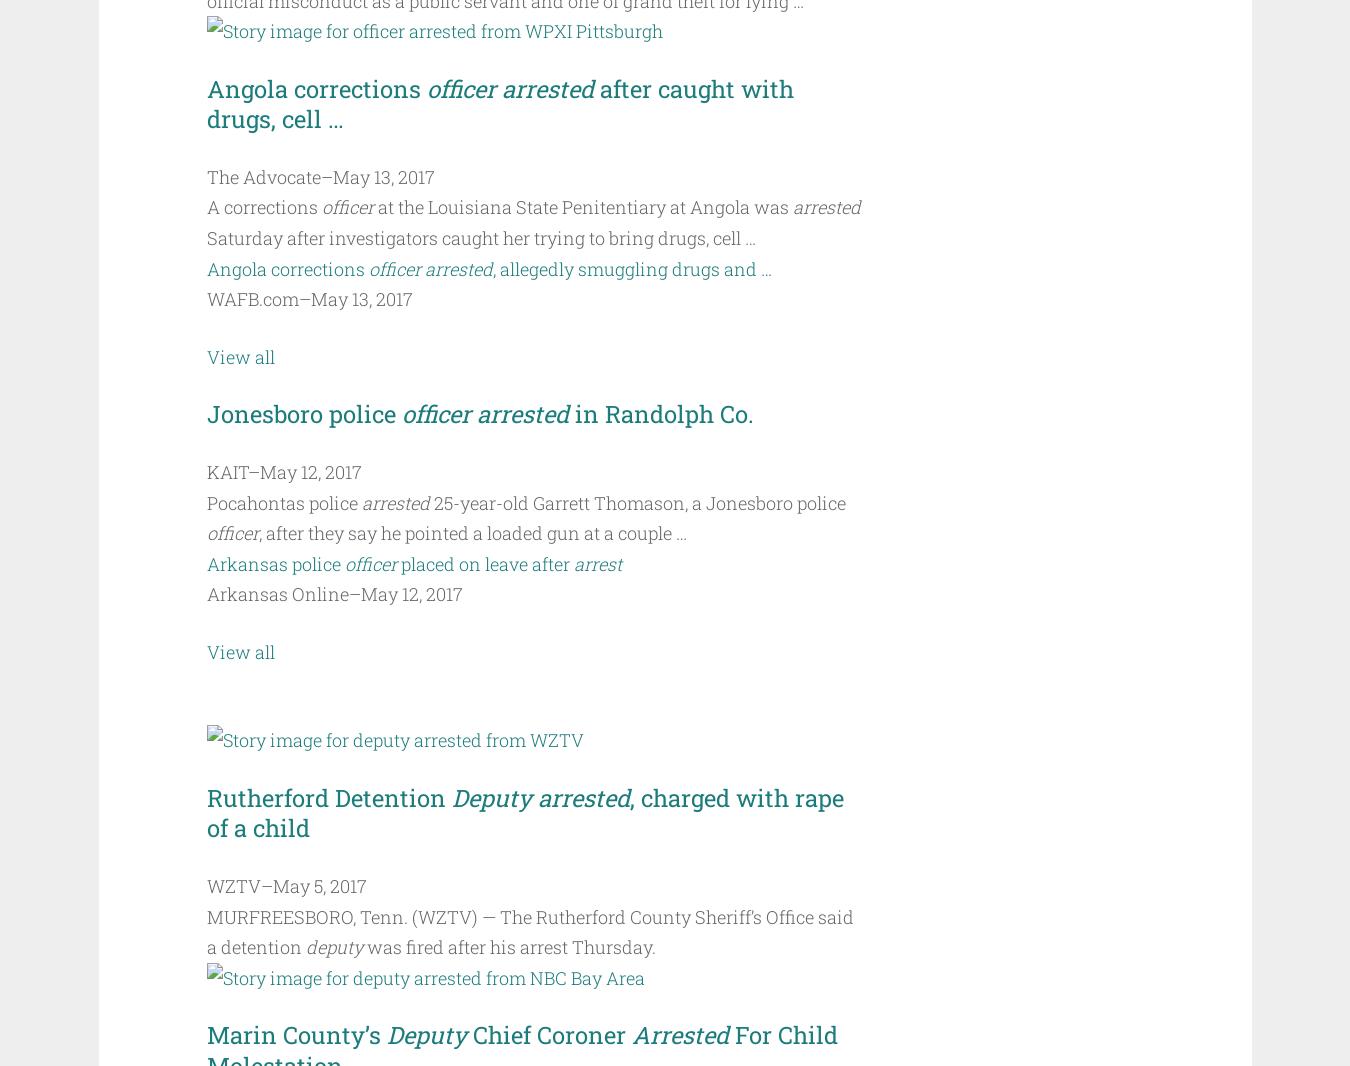  What do you see at coordinates (303, 947) in the screenshot?
I see `'deputy'` at bounding box center [303, 947].